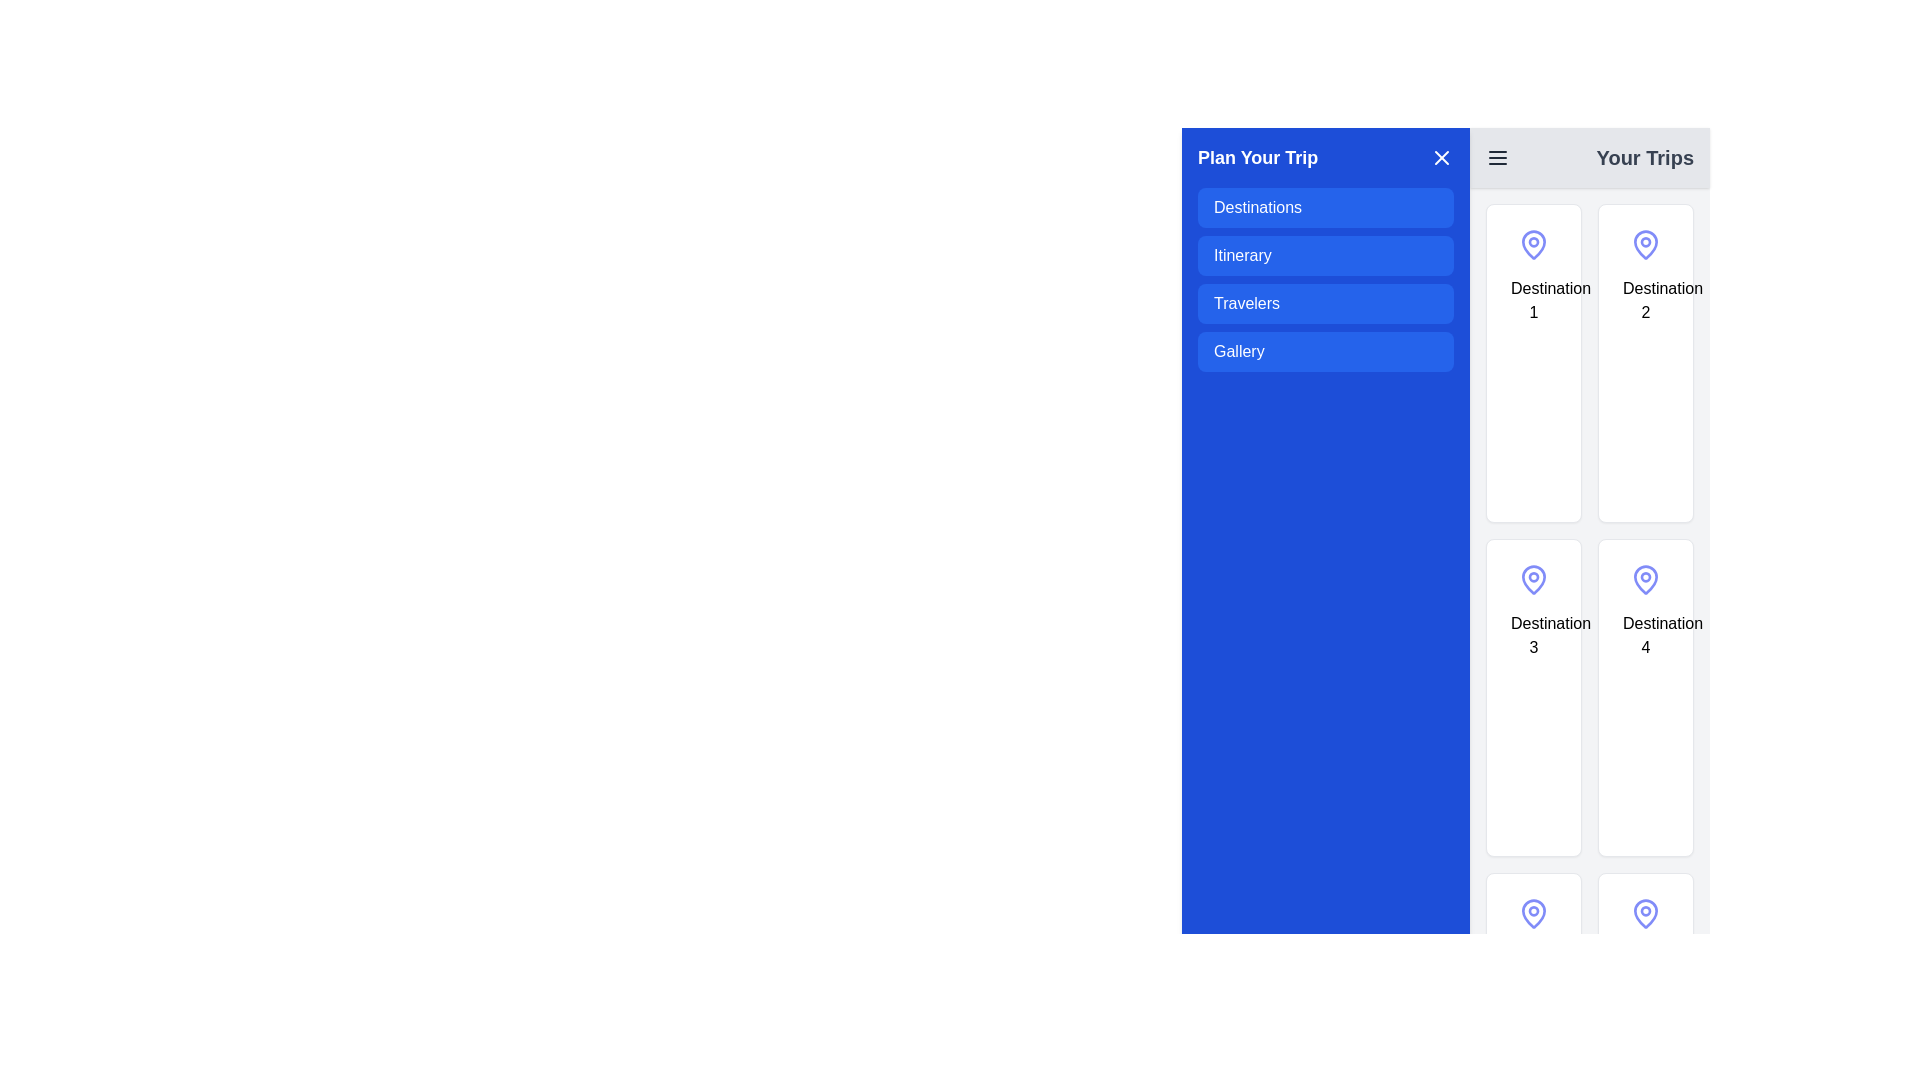  I want to click on label text 'Destination 2' located centrally at the bottom of the second card in the 'Your Trips' section, so click(1646, 300).